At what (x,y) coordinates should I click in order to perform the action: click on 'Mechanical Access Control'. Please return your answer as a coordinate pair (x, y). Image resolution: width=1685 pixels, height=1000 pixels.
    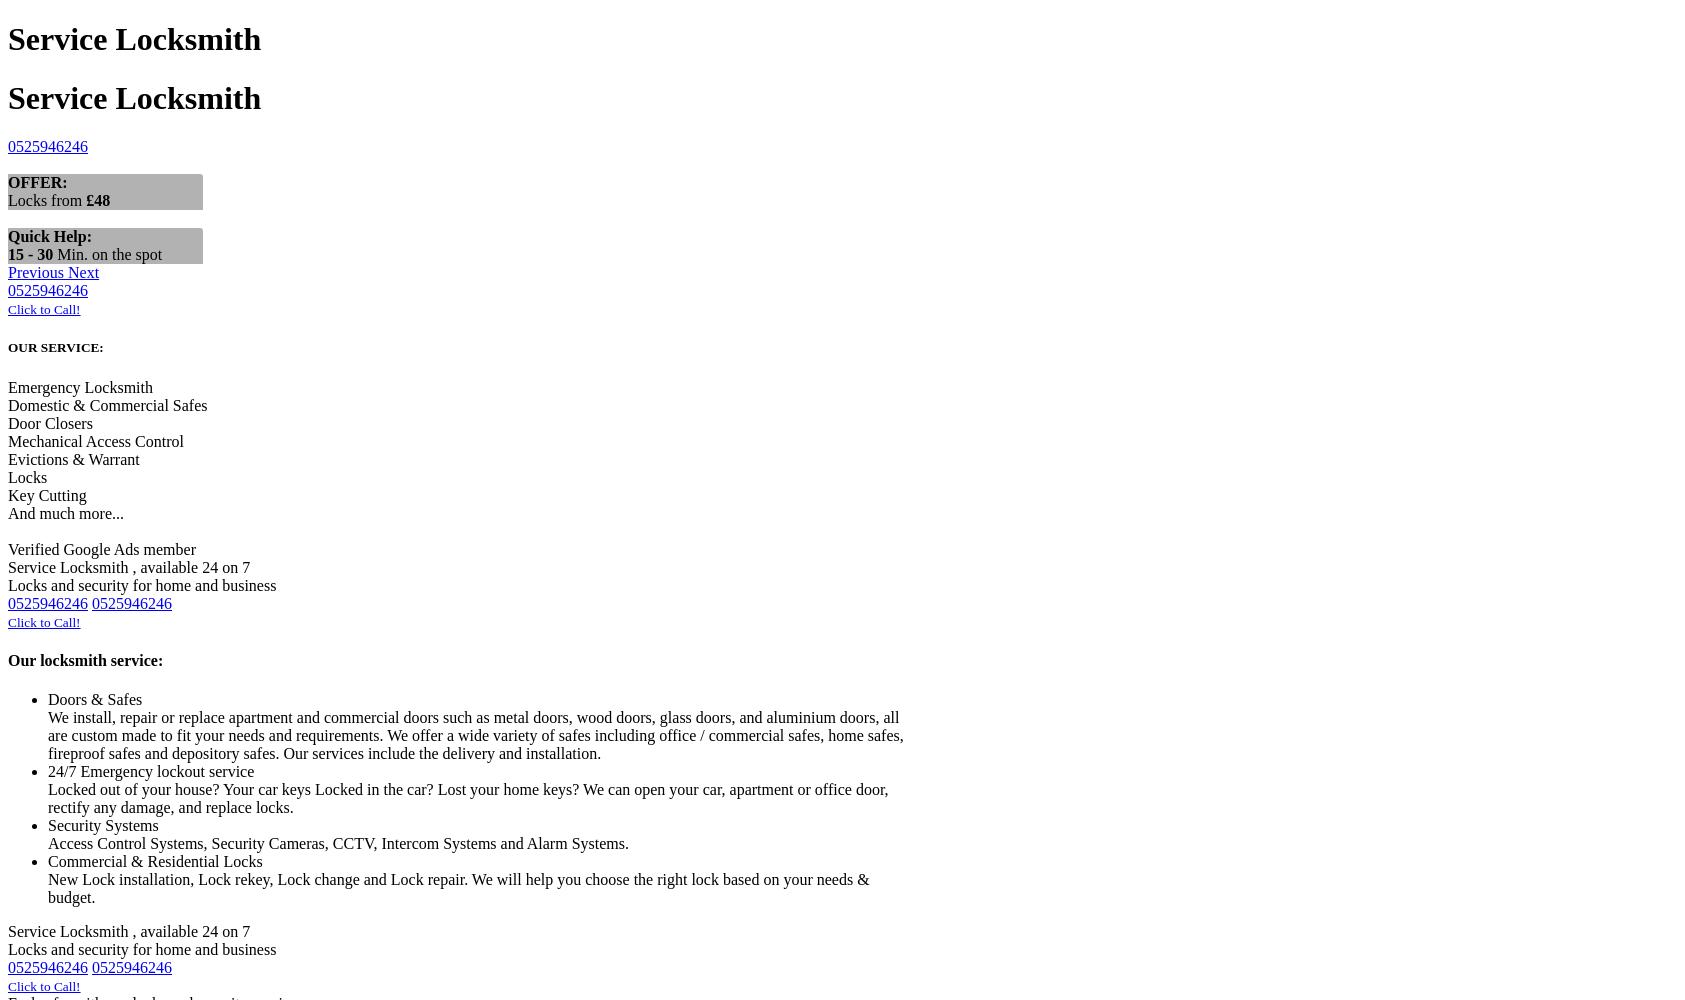
    Looking at the image, I should click on (94, 439).